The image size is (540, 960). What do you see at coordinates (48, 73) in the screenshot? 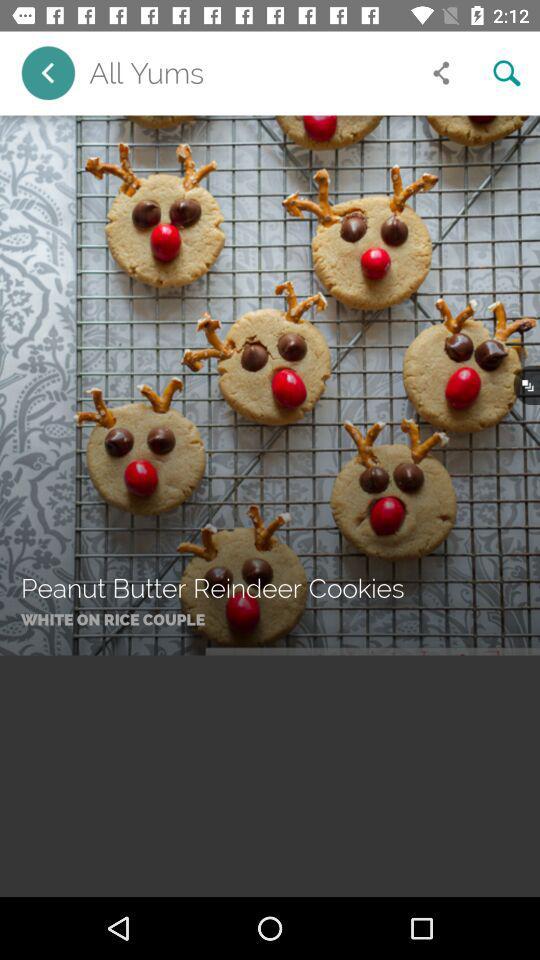
I see `the item at the top left corner` at bounding box center [48, 73].